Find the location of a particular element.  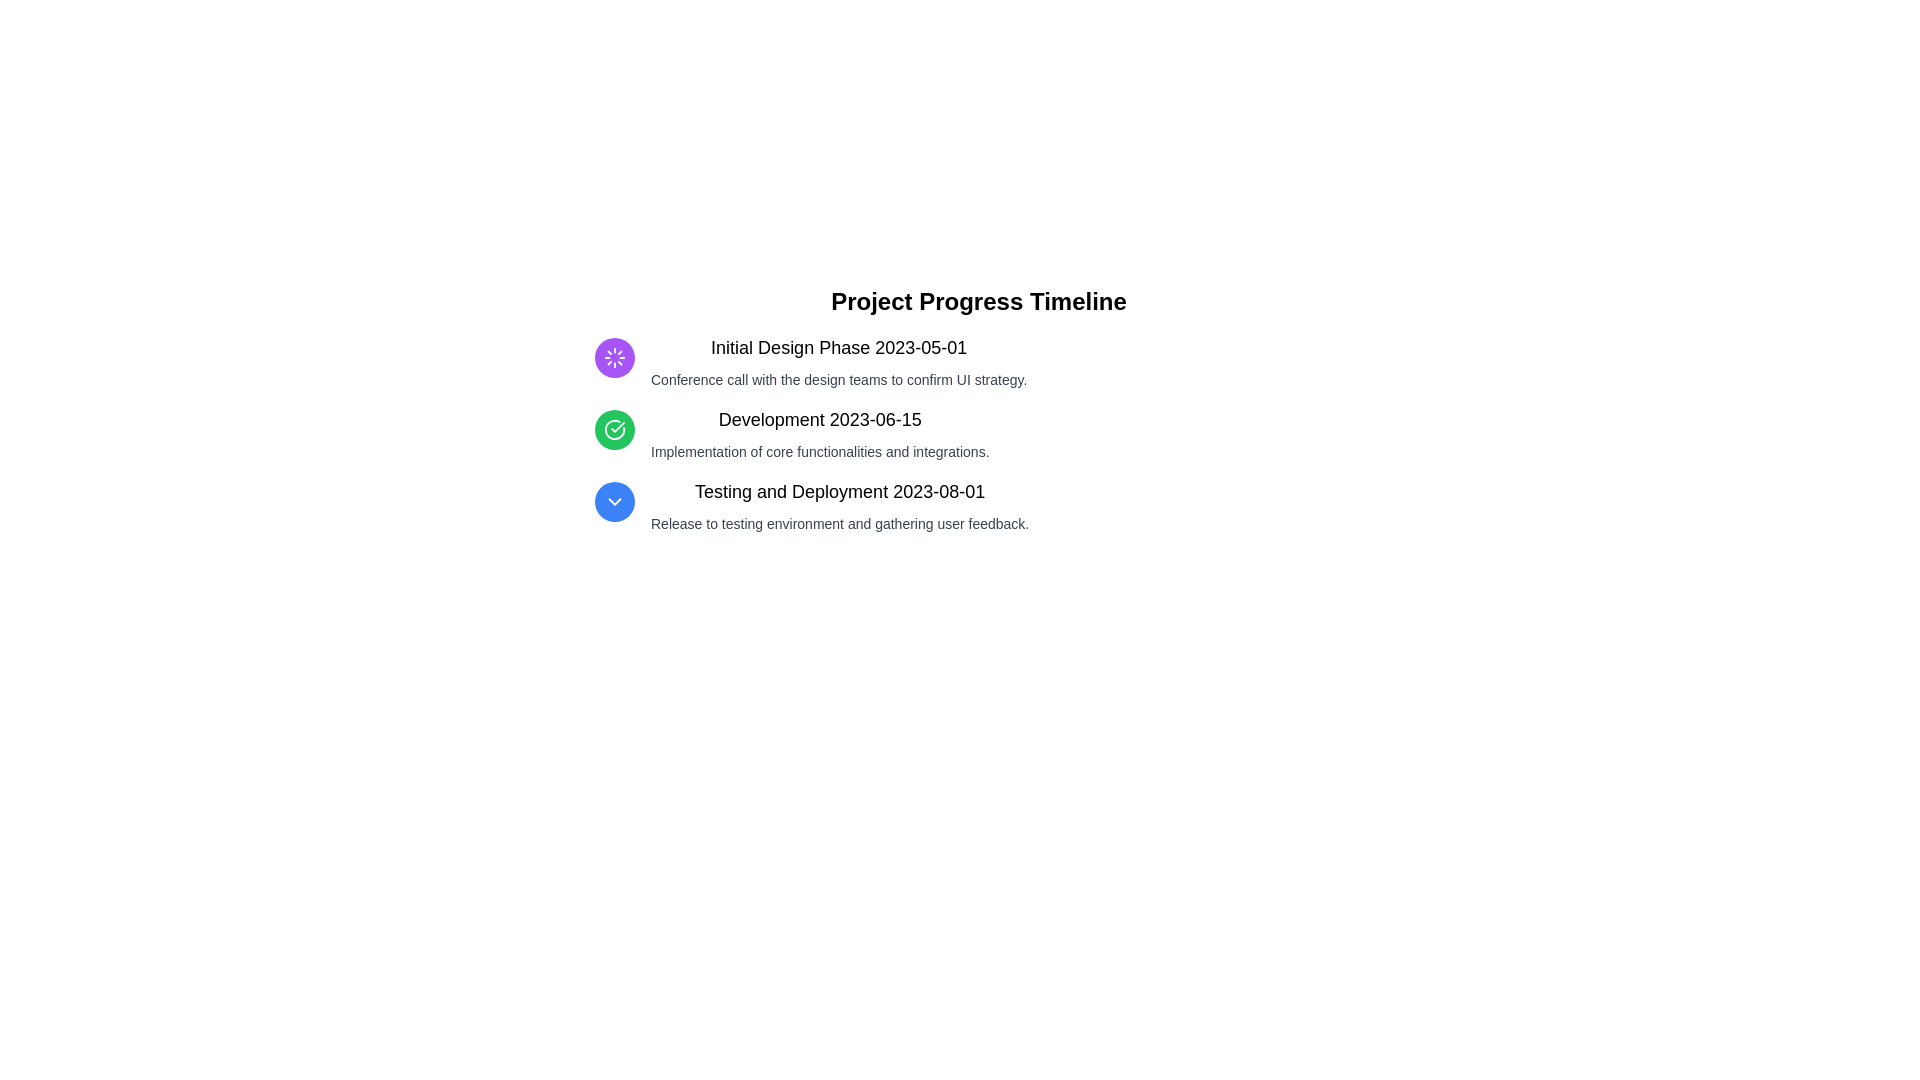

the milestone completion icon located beside the 'Development 2023-06-15' milestone text, indicating a validated status in the project timeline is located at coordinates (617, 426).